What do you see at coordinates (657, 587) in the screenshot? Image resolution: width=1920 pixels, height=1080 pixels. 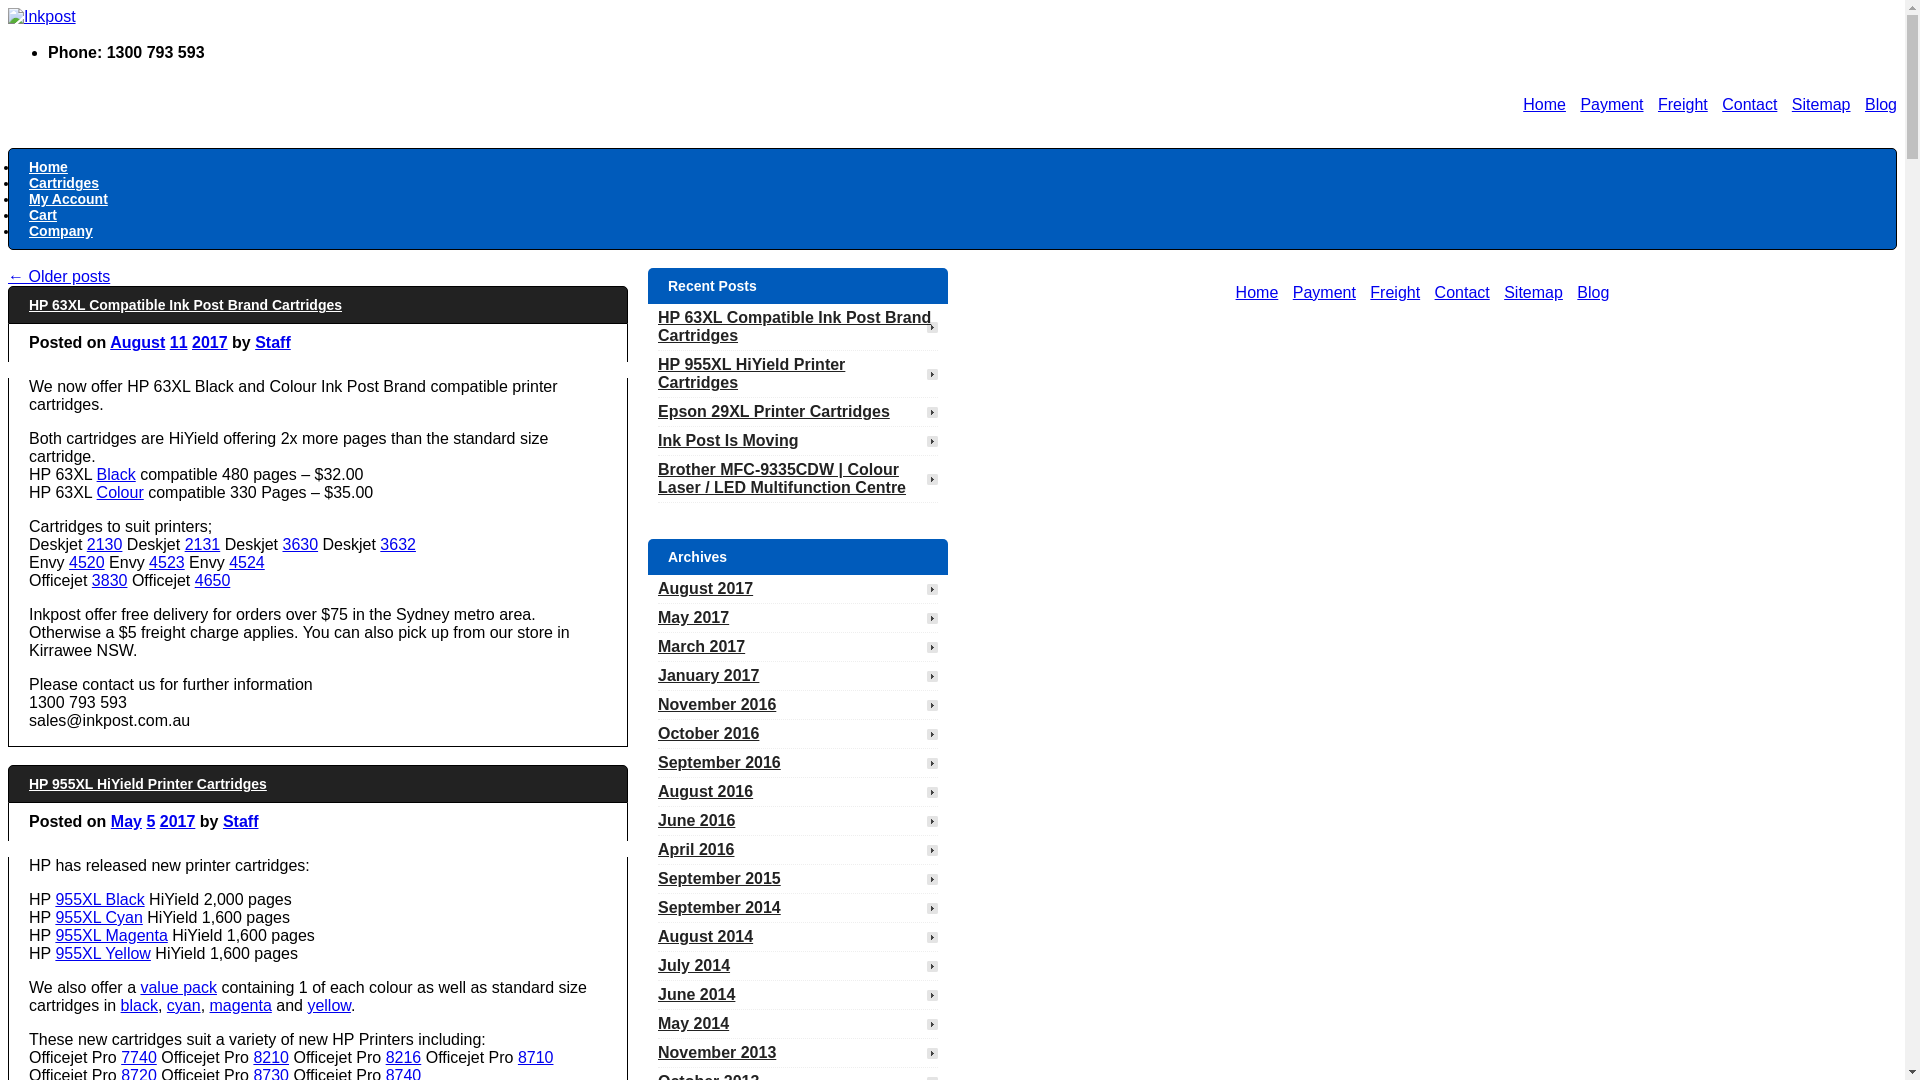 I see `'August 2017'` at bounding box center [657, 587].